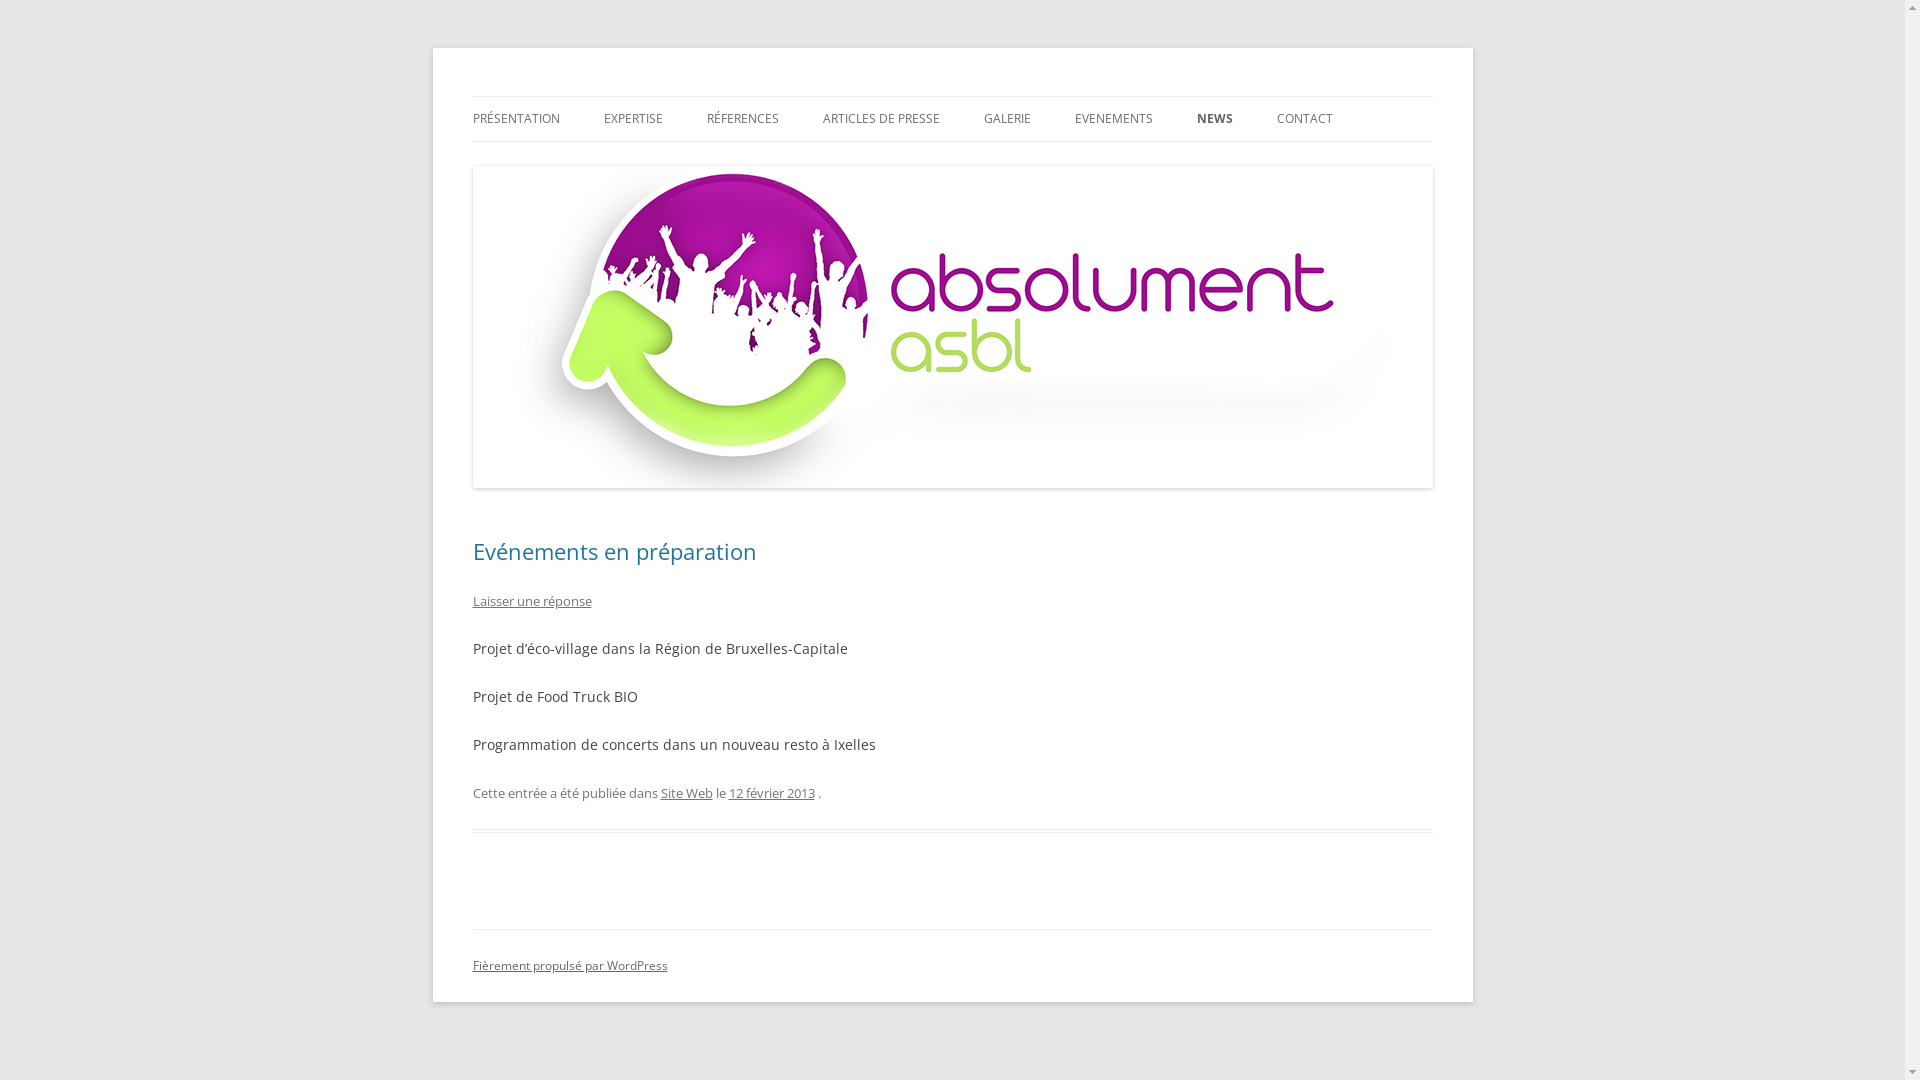 The width and height of the screenshot is (1920, 1080). Describe the element at coordinates (1039, 103) in the screenshot. I see `'Aller au contenu principal'` at that location.